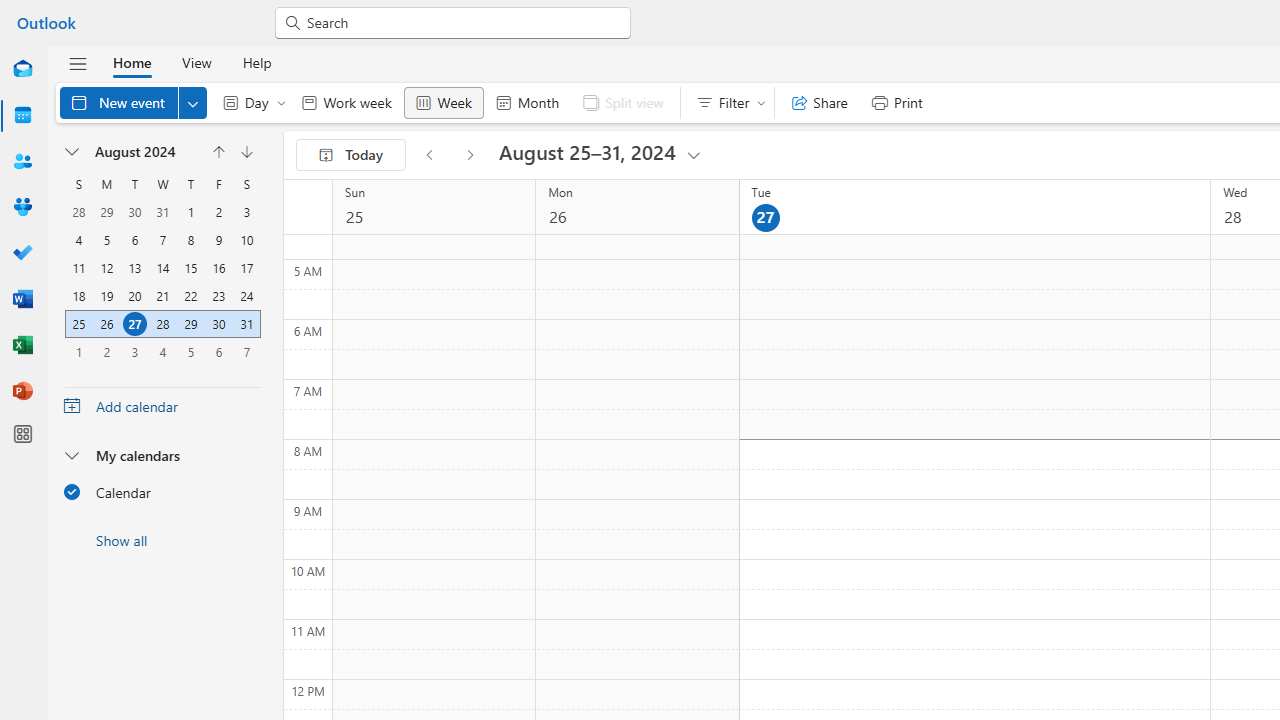 The width and height of the screenshot is (1280, 720). Describe the element at coordinates (162, 540) in the screenshot. I see `'Show all'` at that location.